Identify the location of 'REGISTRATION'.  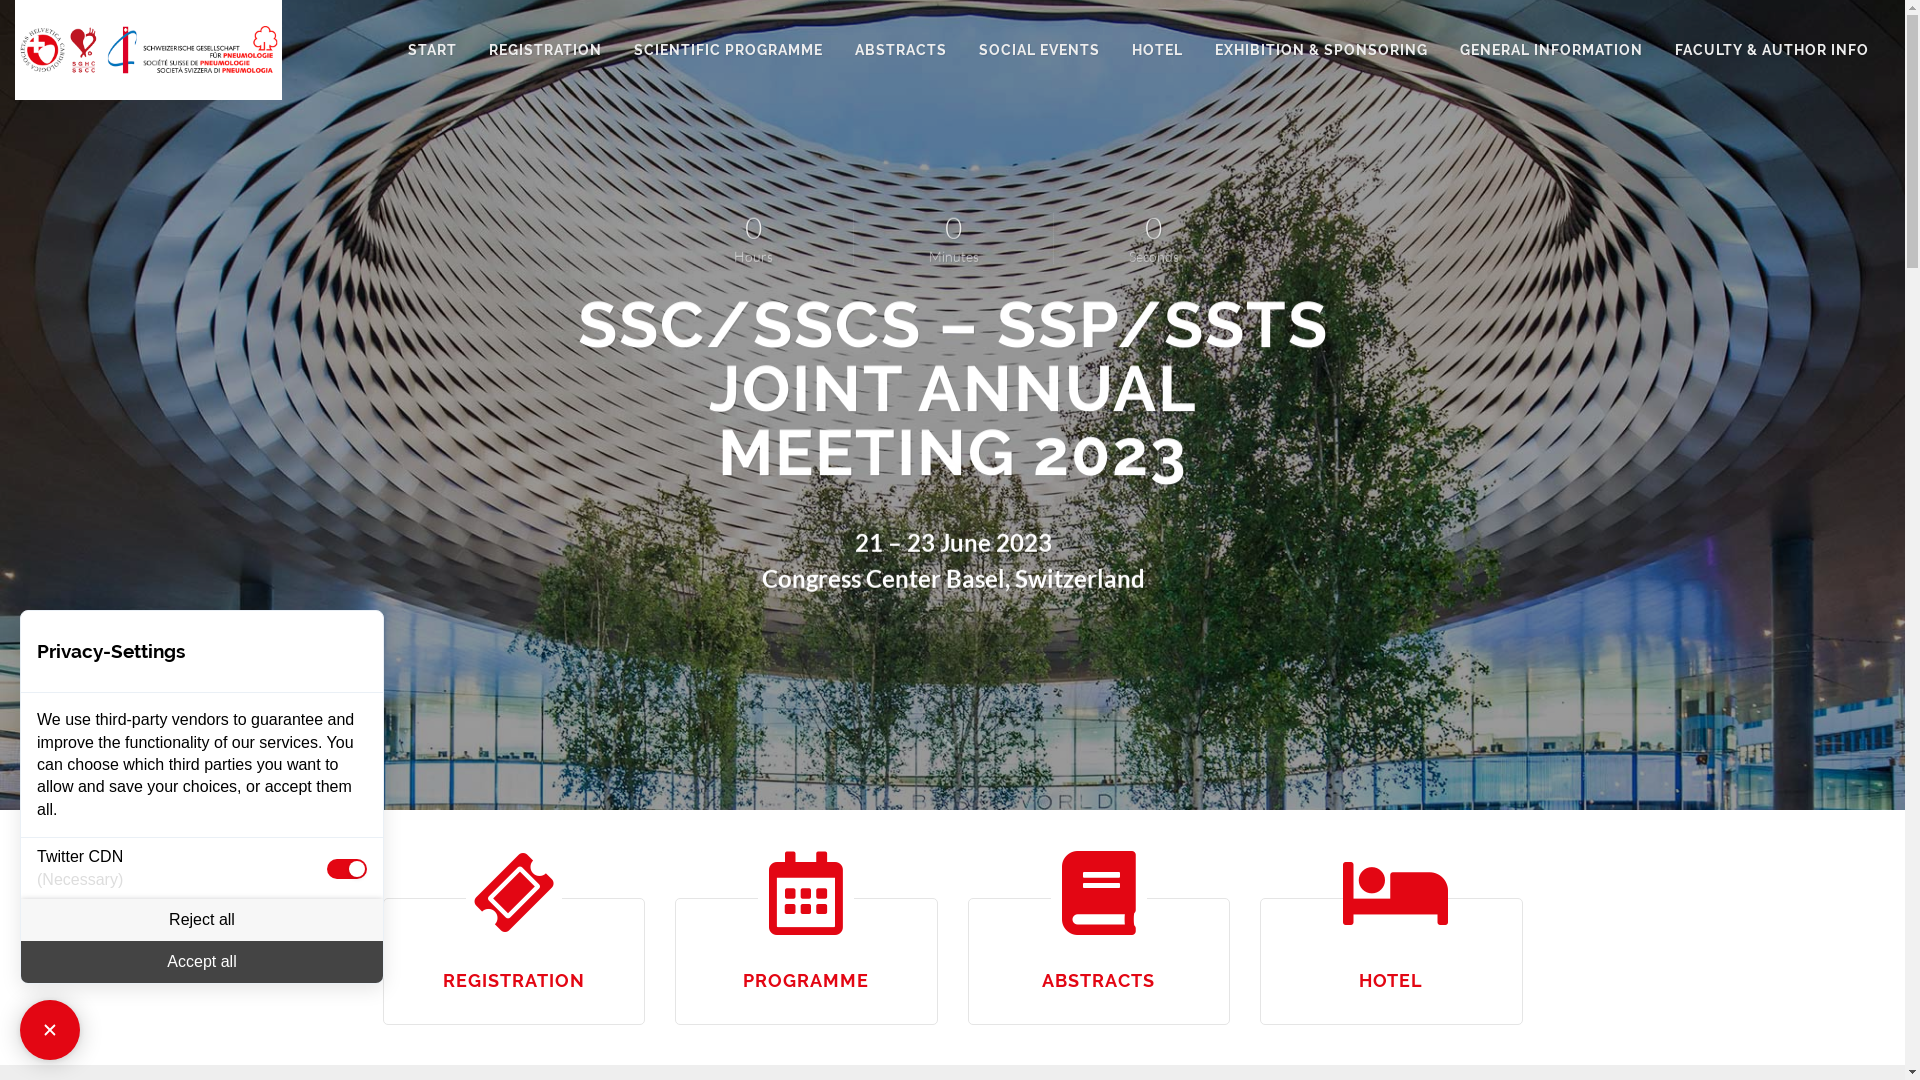
(513, 979).